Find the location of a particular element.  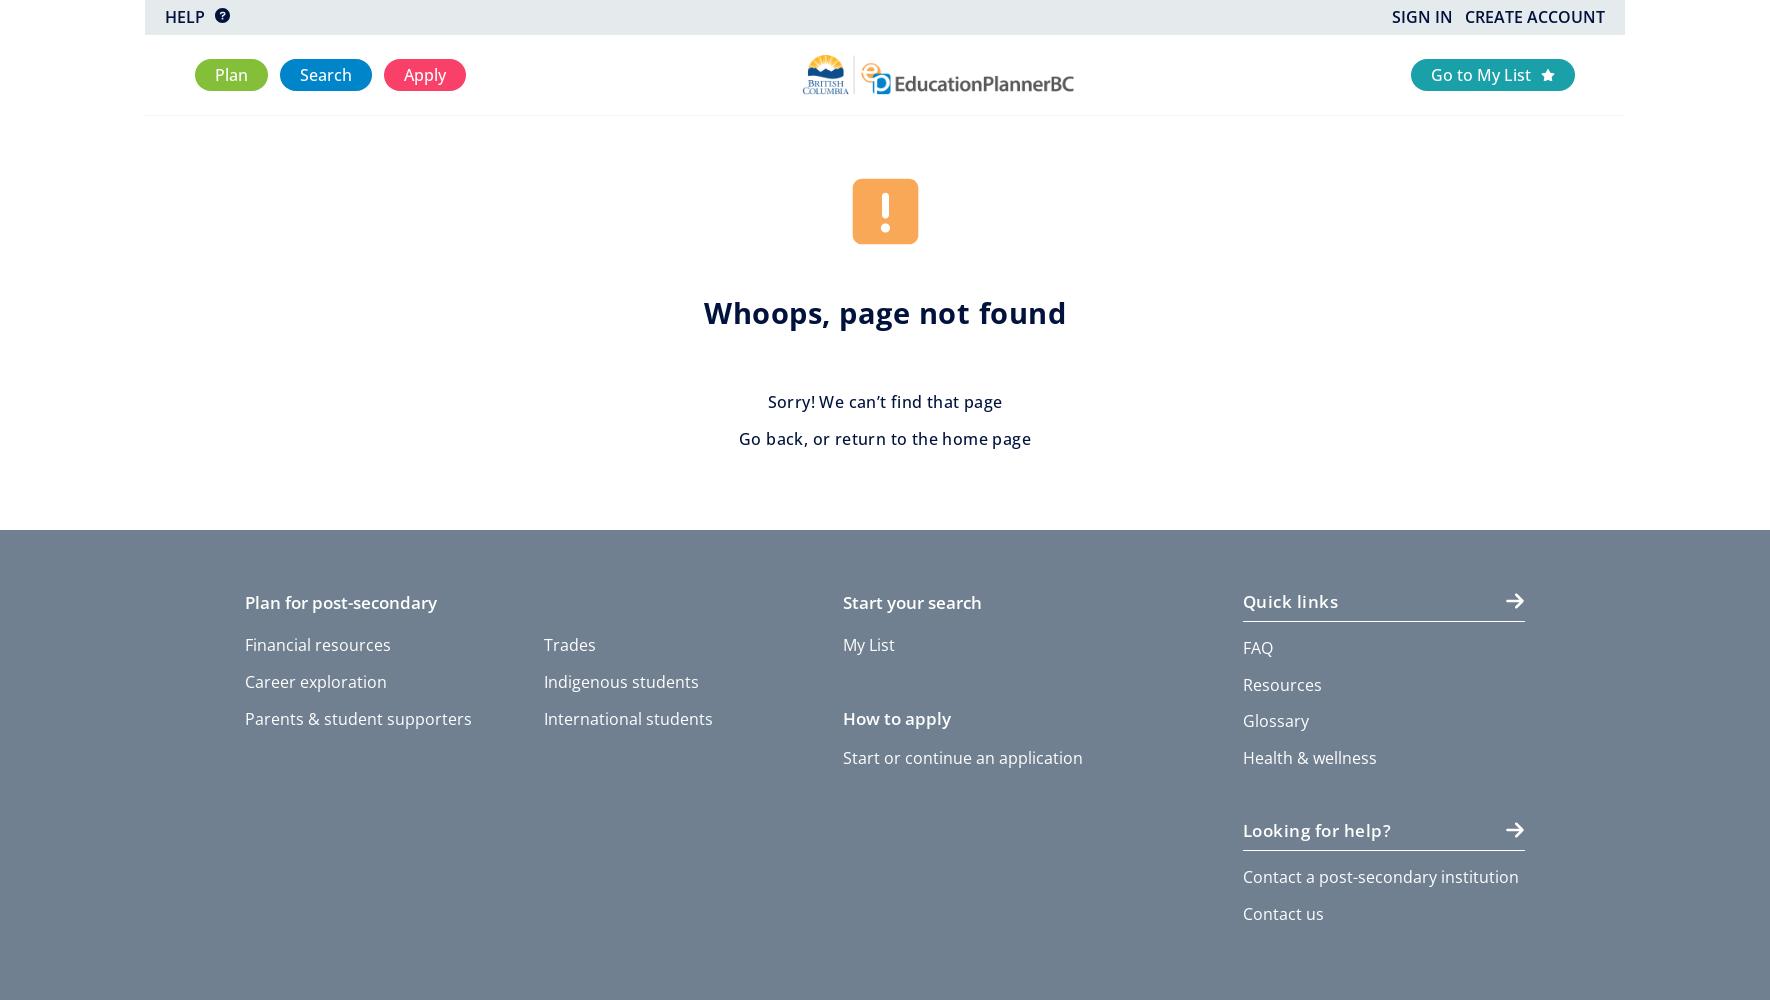

'My List' is located at coordinates (869, 645).